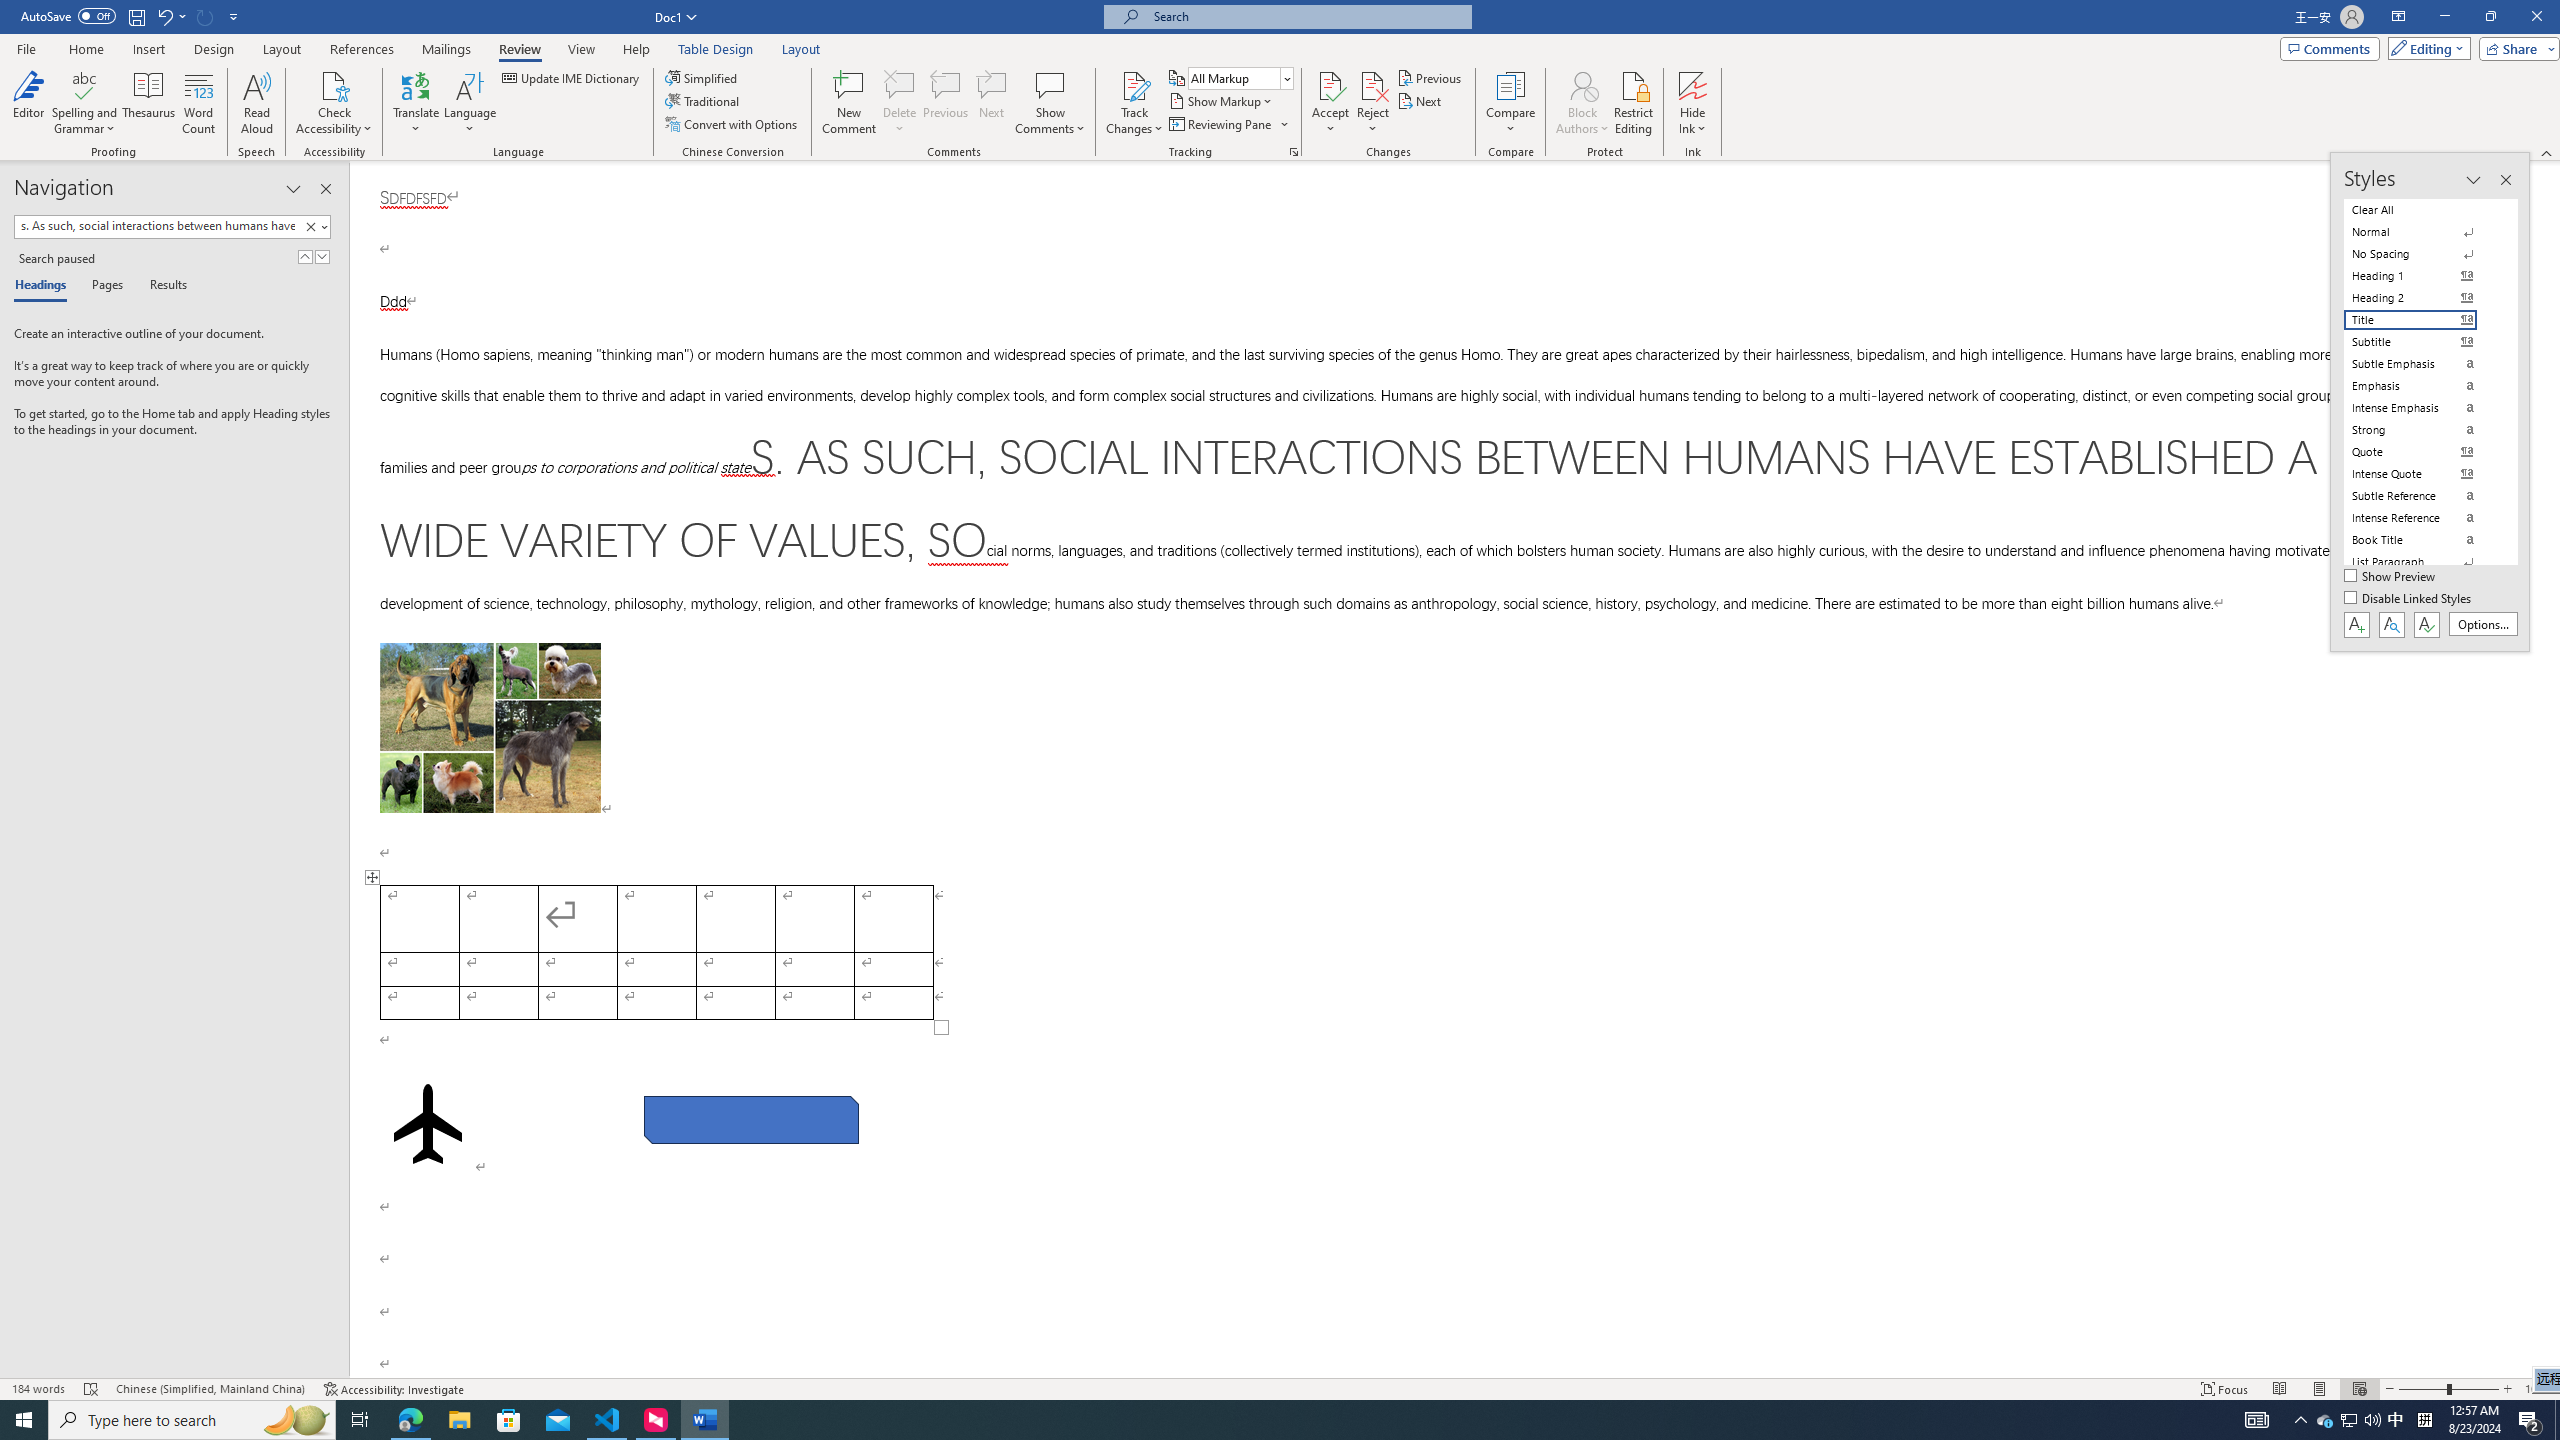 Image resolution: width=2560 pixels, height=1440 pixels. I want to click on 'Book Title', so click(2422, 540).